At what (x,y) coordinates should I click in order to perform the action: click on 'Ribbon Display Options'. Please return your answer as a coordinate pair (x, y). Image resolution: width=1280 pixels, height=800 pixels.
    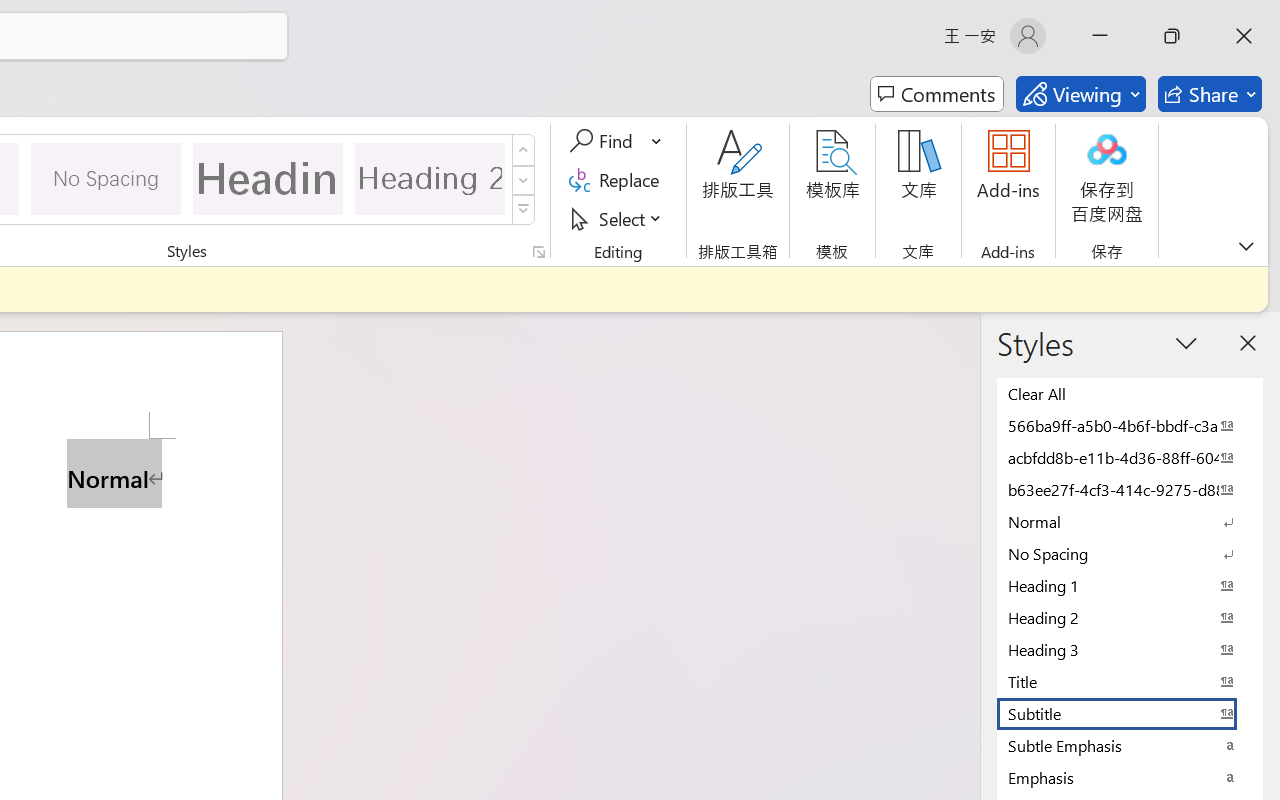
    Looking at the image, I should click on (1245, 245).